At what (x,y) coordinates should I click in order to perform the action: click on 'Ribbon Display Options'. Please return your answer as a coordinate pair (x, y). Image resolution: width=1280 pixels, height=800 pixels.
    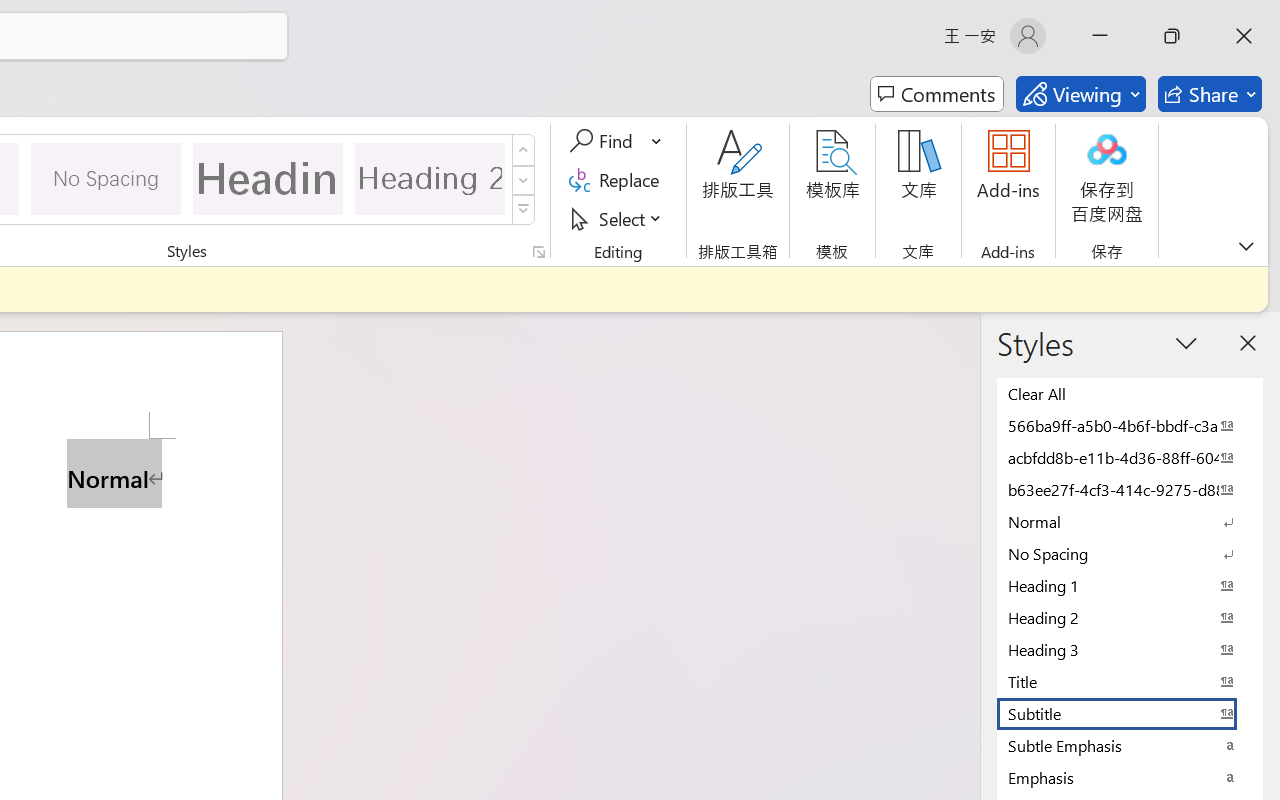
    Looking at the image, I should click on (1245, 245).